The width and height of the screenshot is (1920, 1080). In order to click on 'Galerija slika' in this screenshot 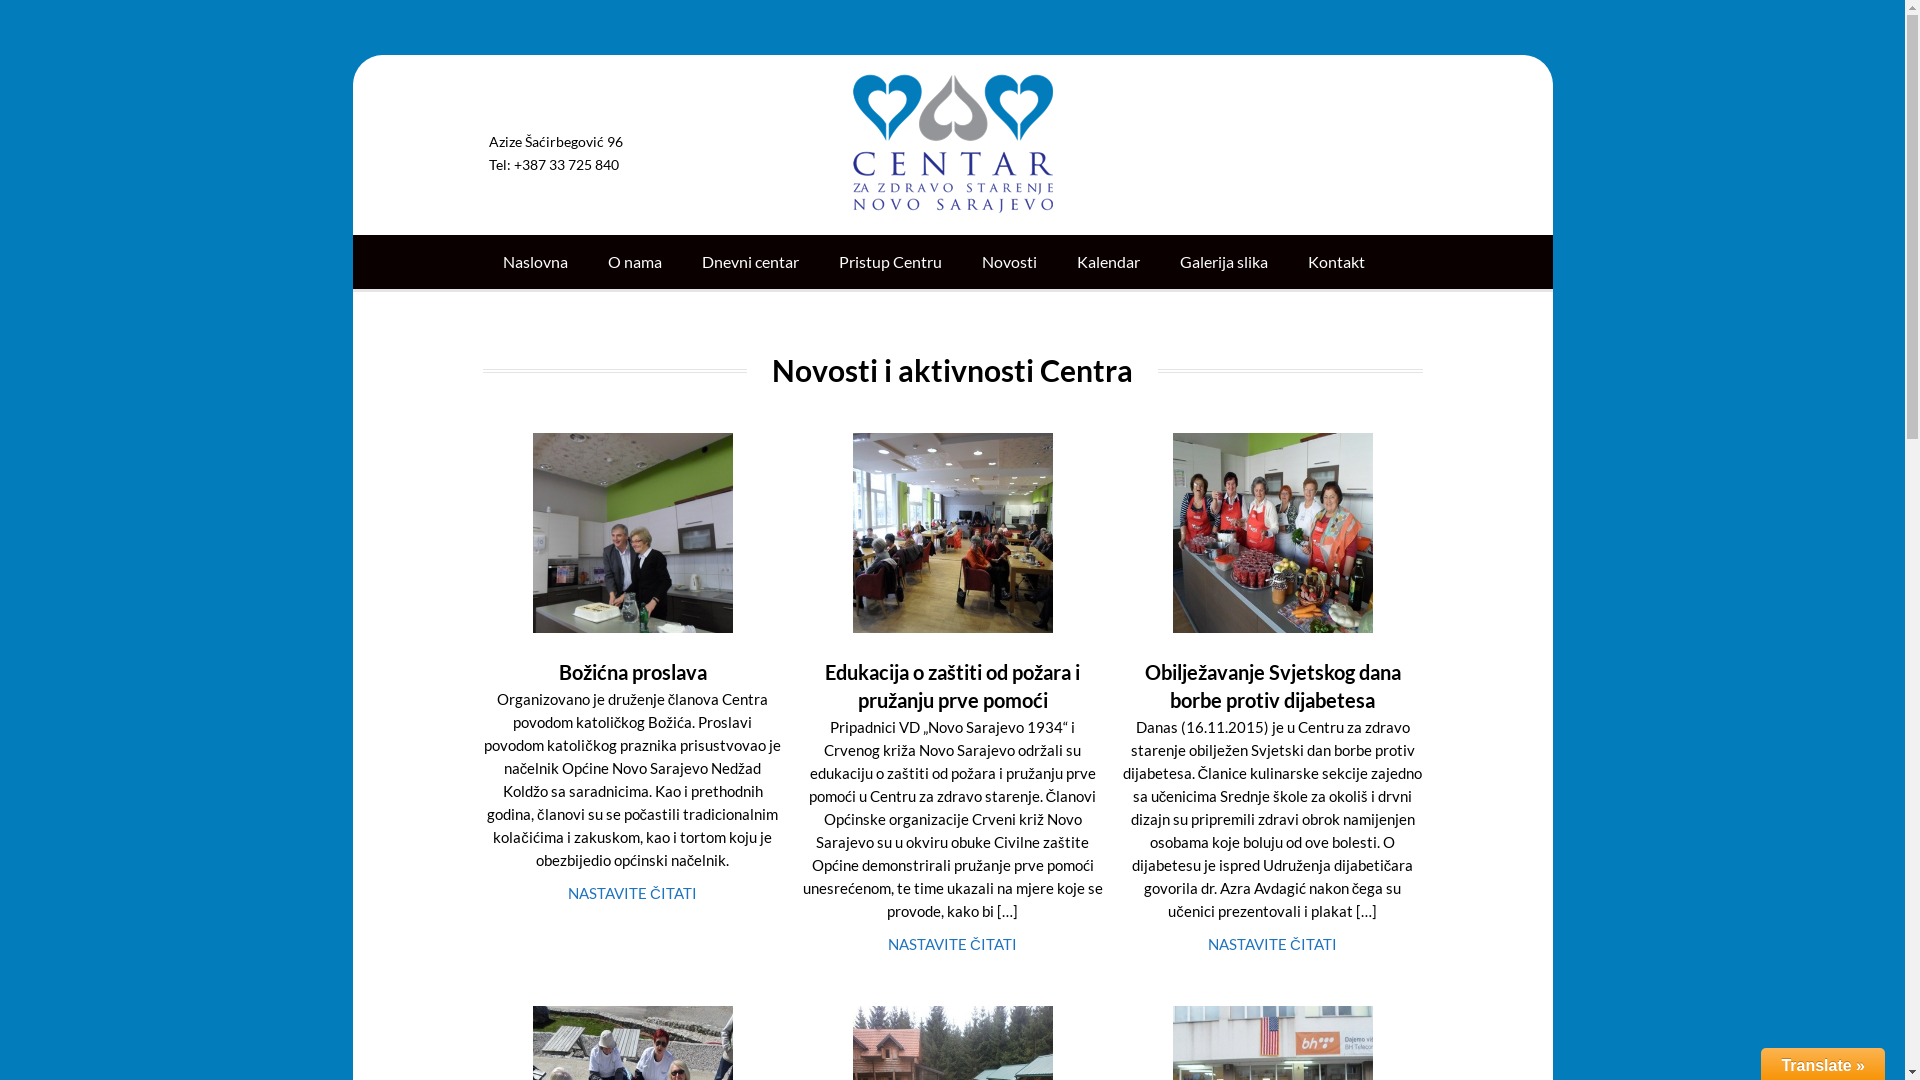, I will do `click(1223, 261)`.